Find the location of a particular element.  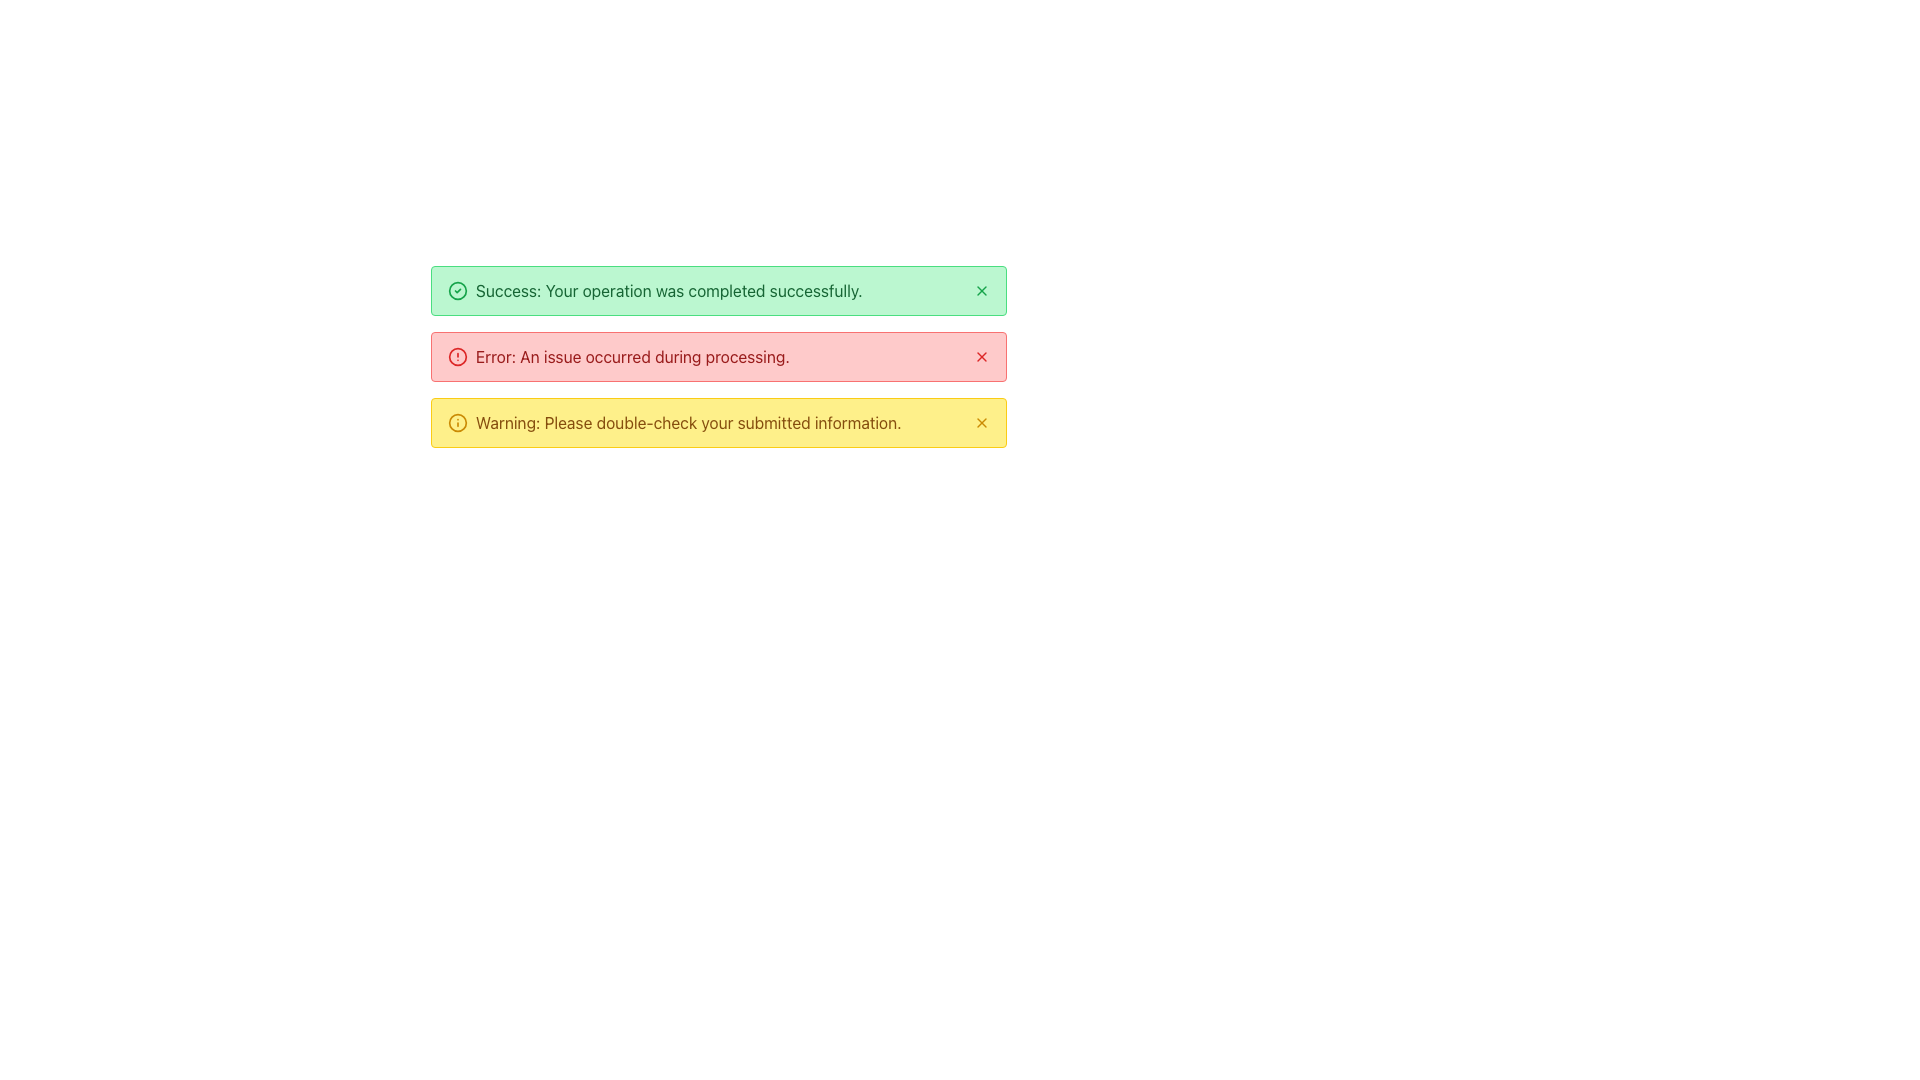

the small yellow button with a cross icon located to the far-right of the warning message is located at coordinates (982, 422).